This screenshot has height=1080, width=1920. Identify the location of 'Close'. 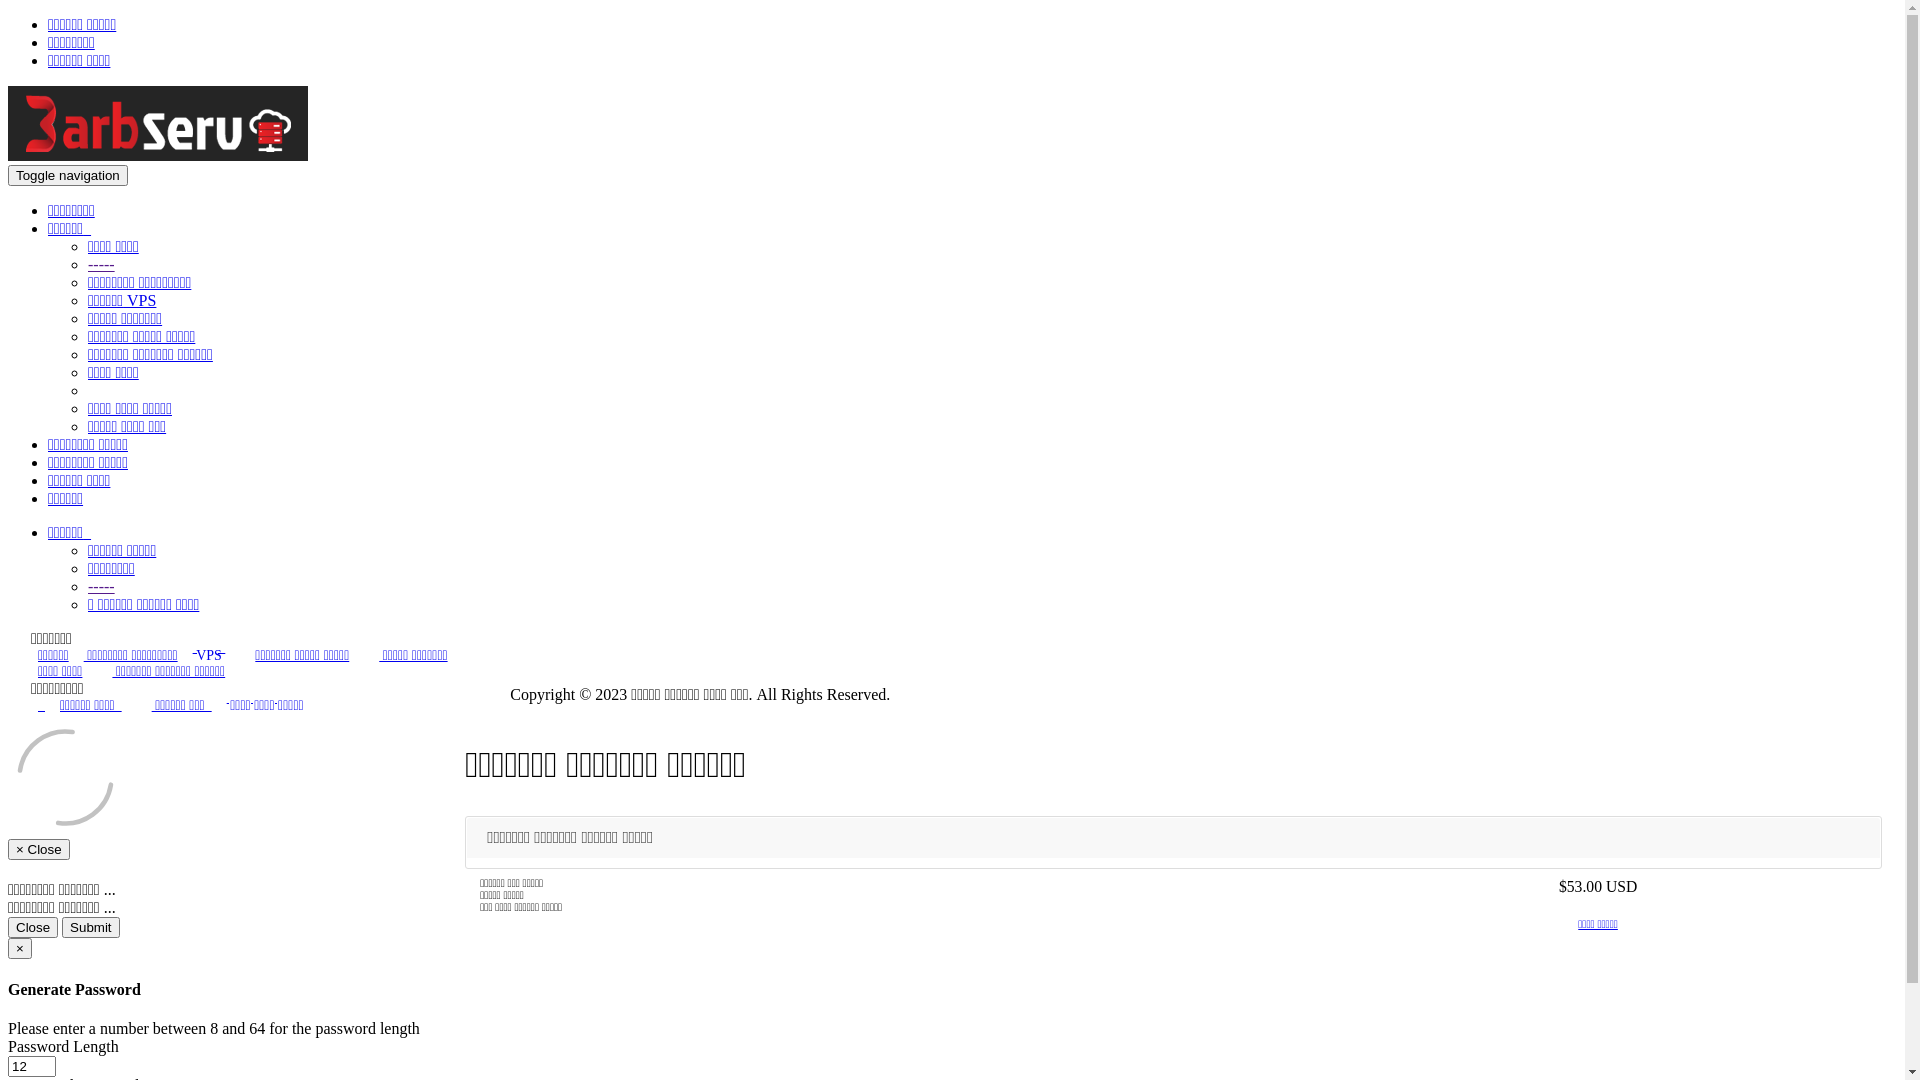
(33, 927).